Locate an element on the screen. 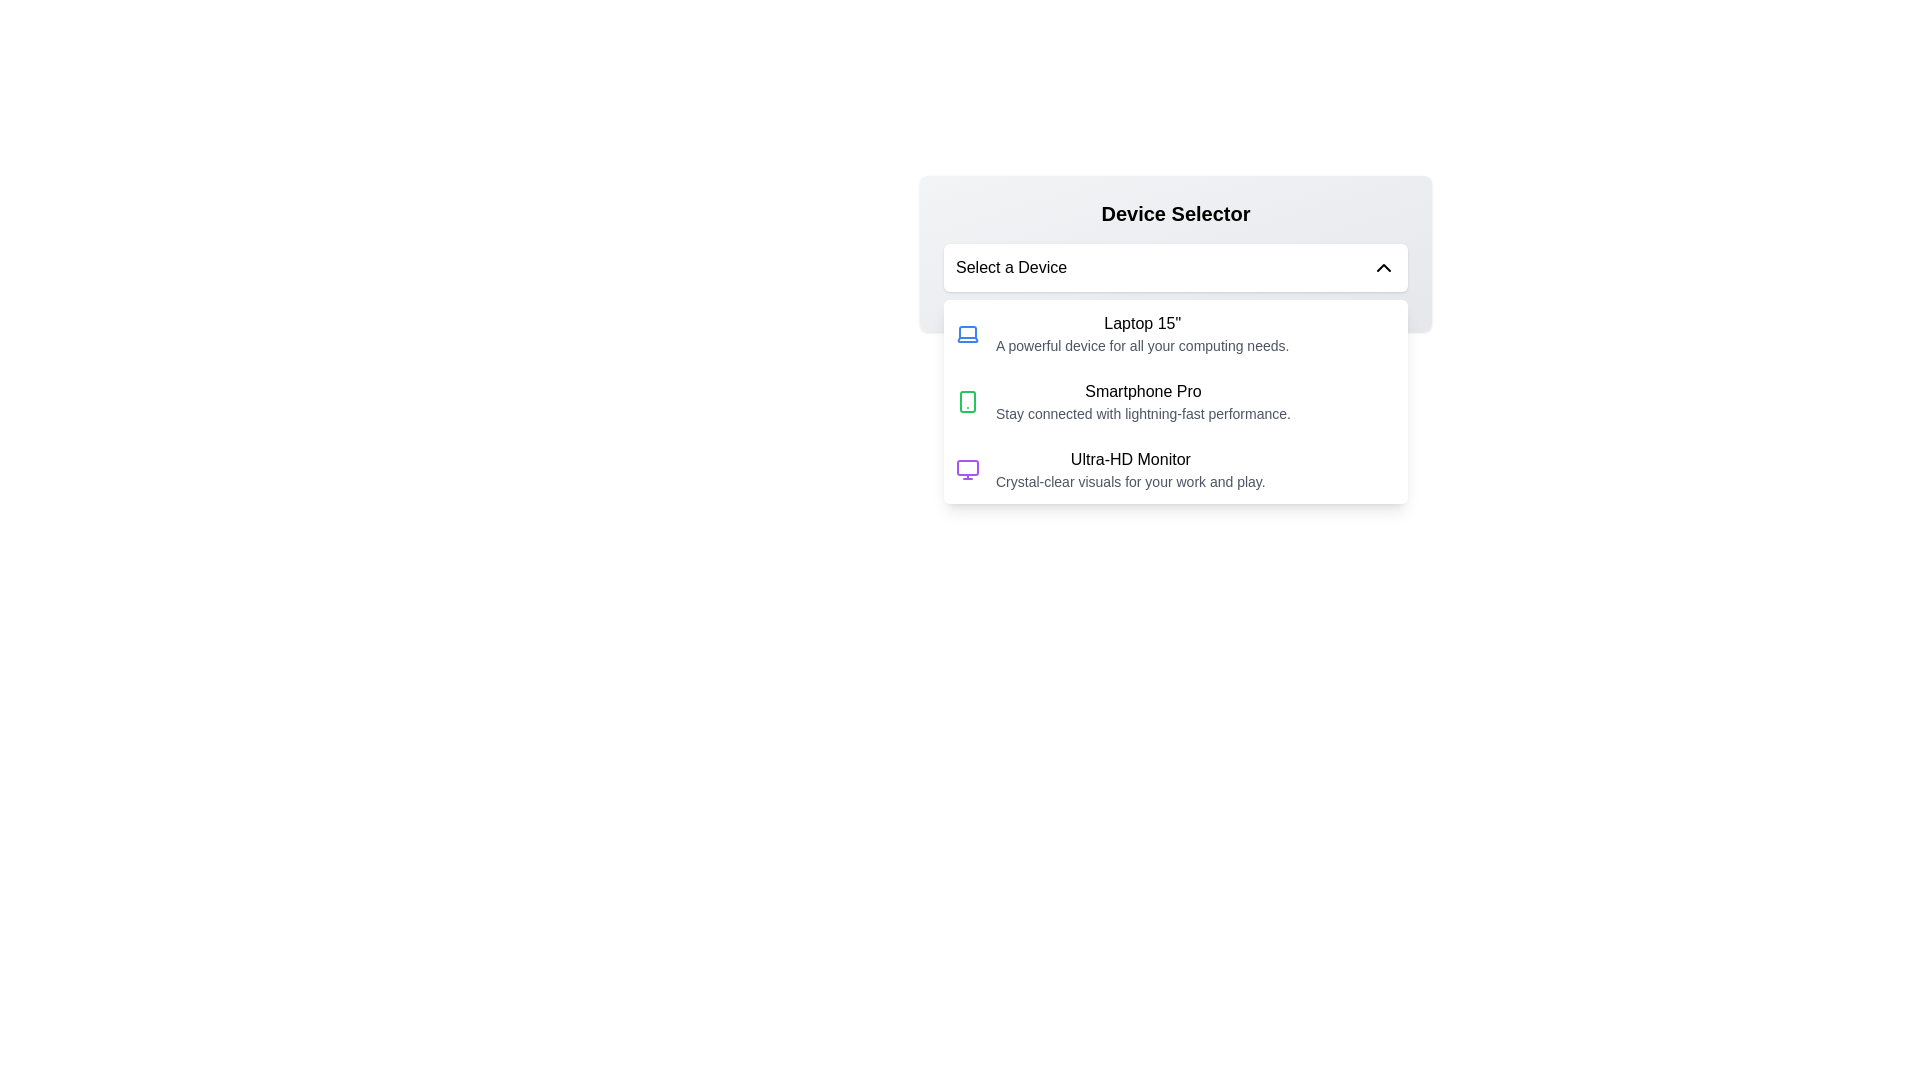 This screenshot has width=1920, height=1080. to select the 'Smartphone Pro' option from the dropdown menu, which is the second item in the list of device descriptions is located at coordinates (1176, 401).